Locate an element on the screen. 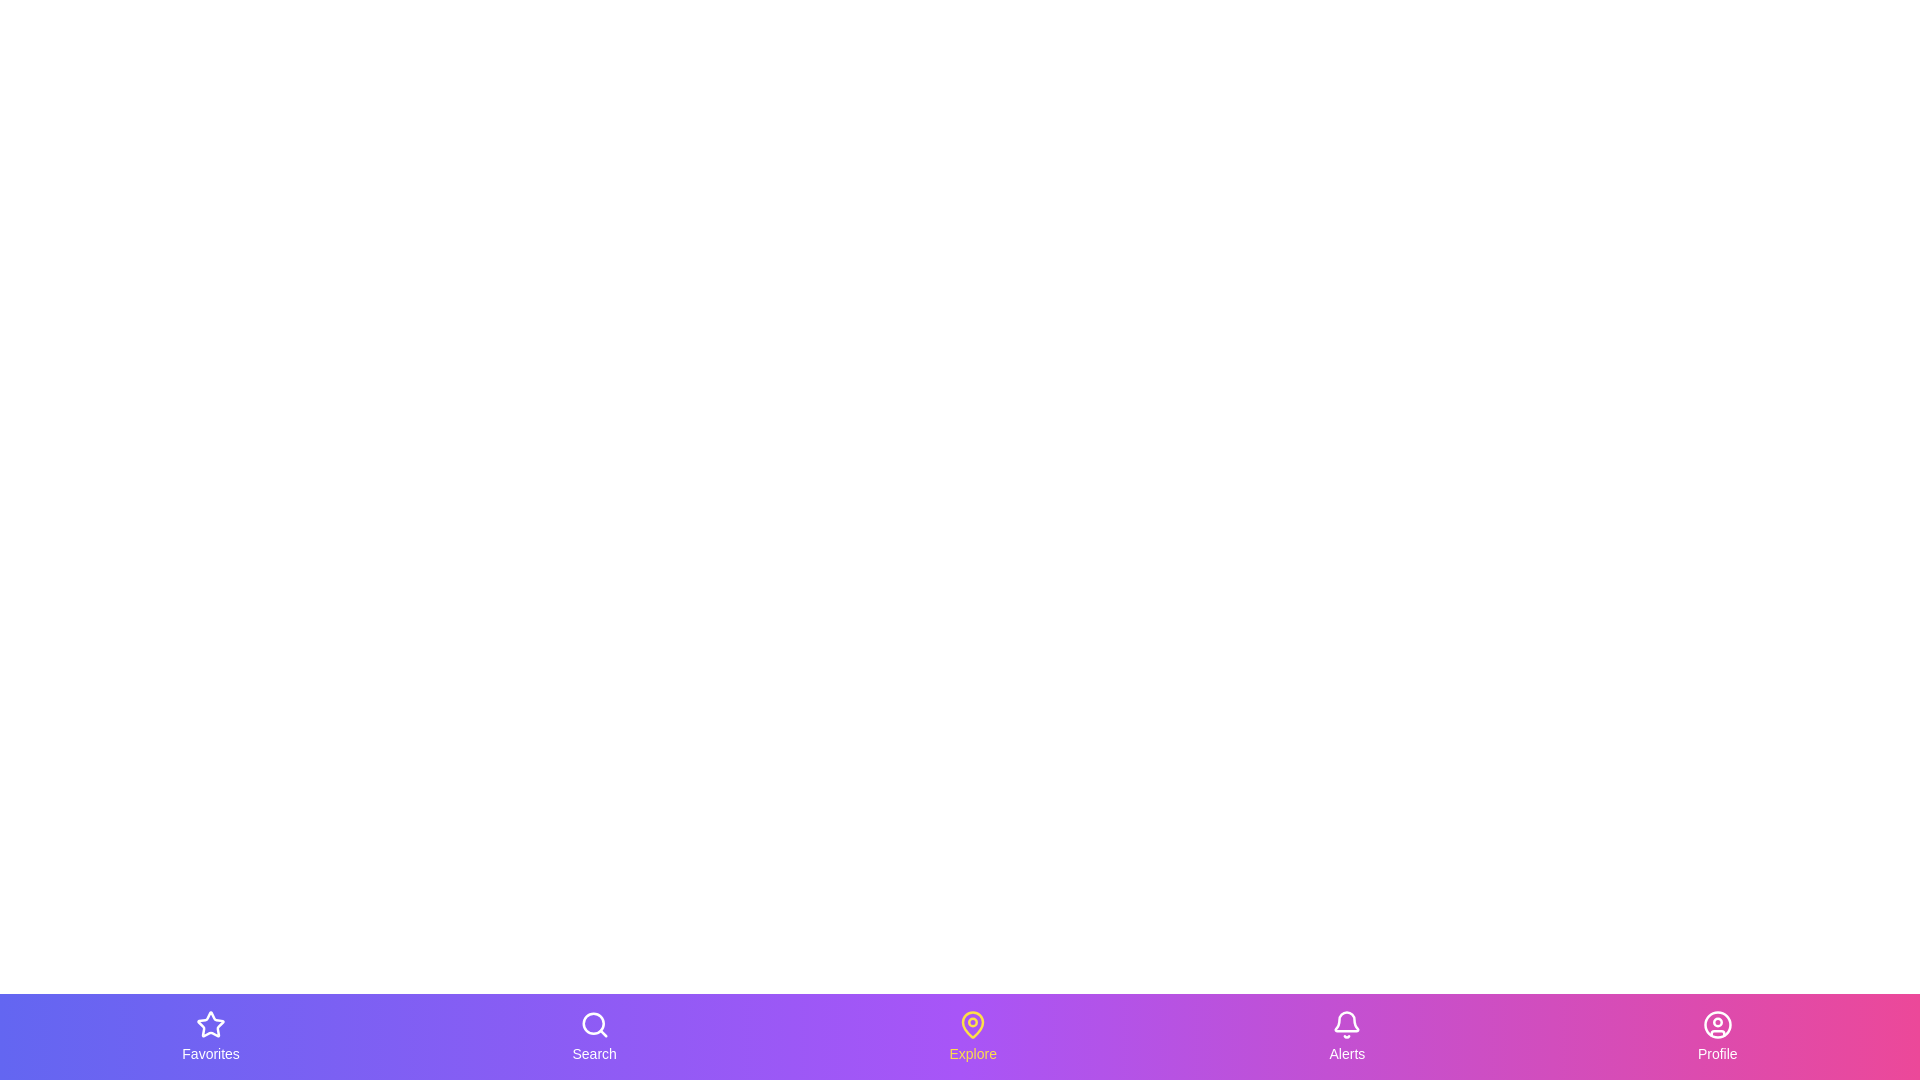 The height and width of the screenshot is (1080, 1920). the tab labeled Alerts to observe the hover effect is located at coordinates (1347, 1036).